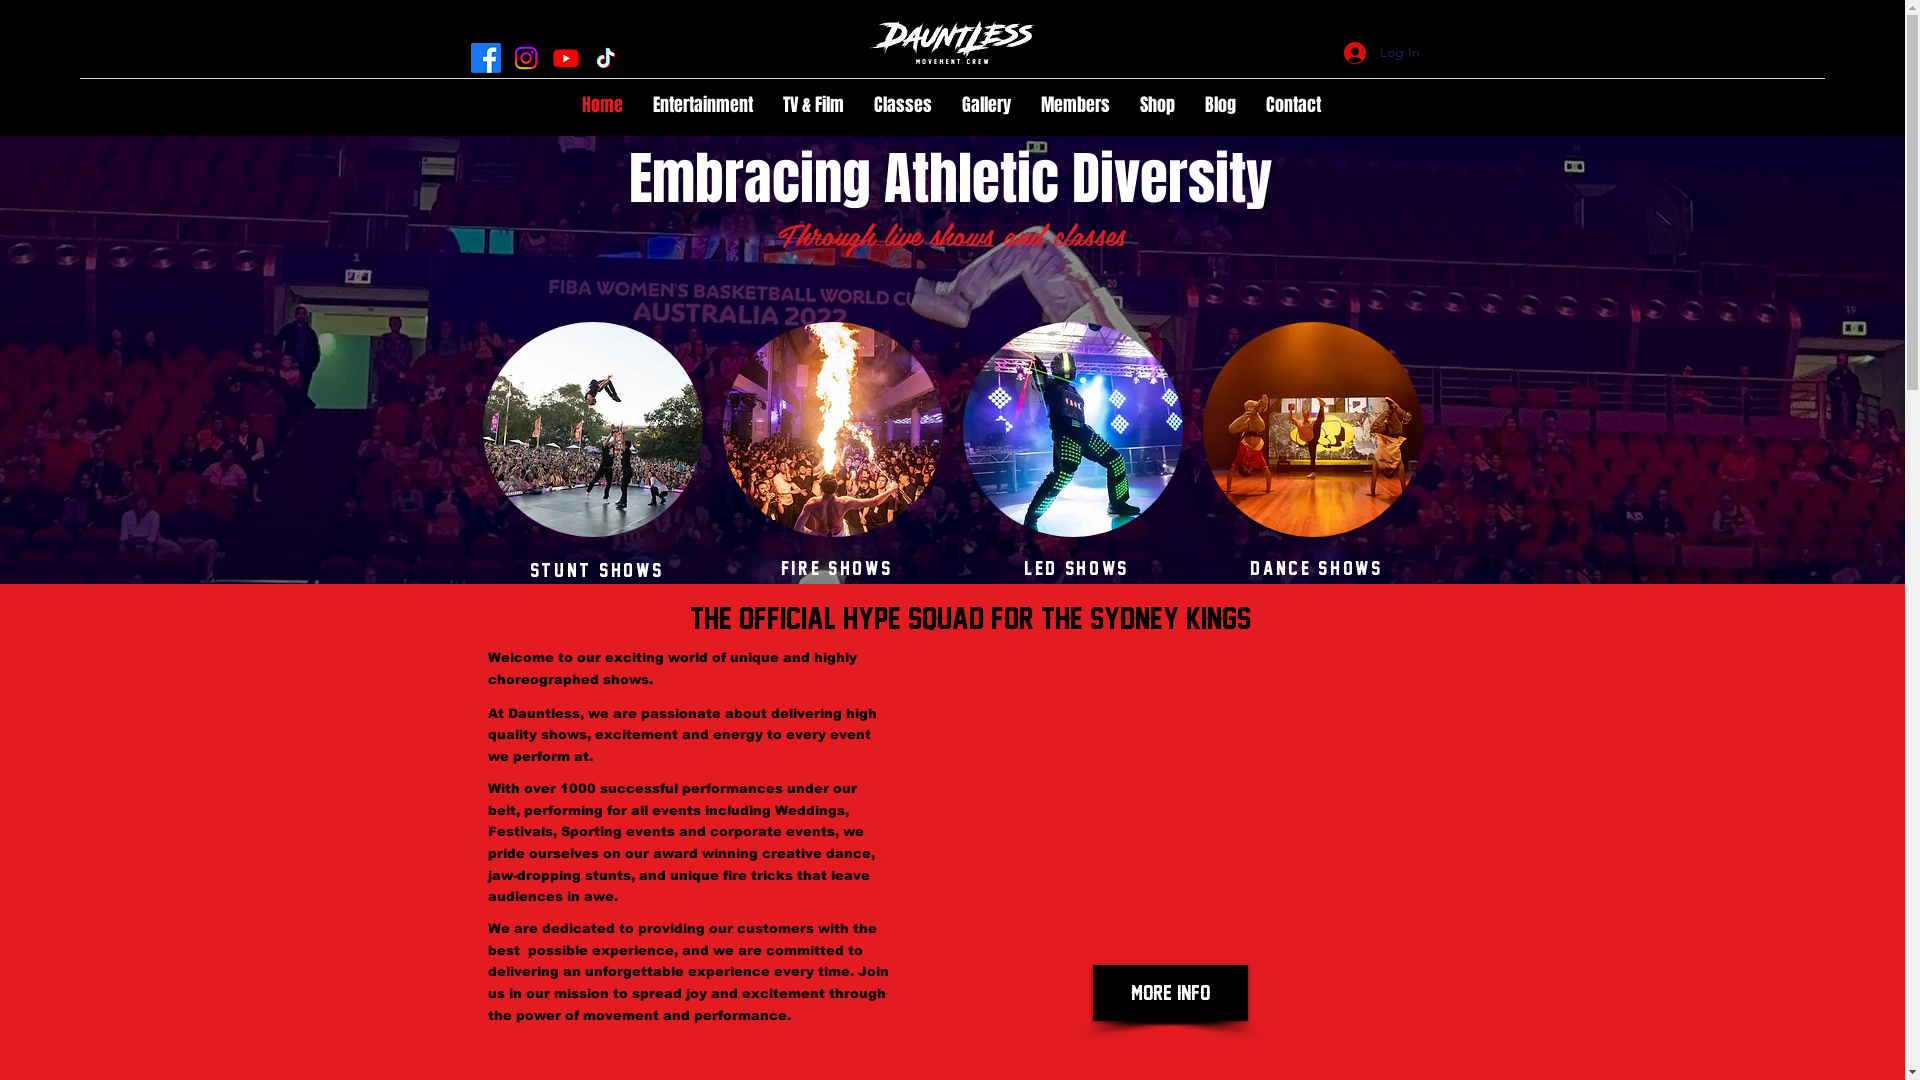  What do you see at coordinates (601, 105) in the screenshot?
I see `'Home'` at bounding box center [601, 105].